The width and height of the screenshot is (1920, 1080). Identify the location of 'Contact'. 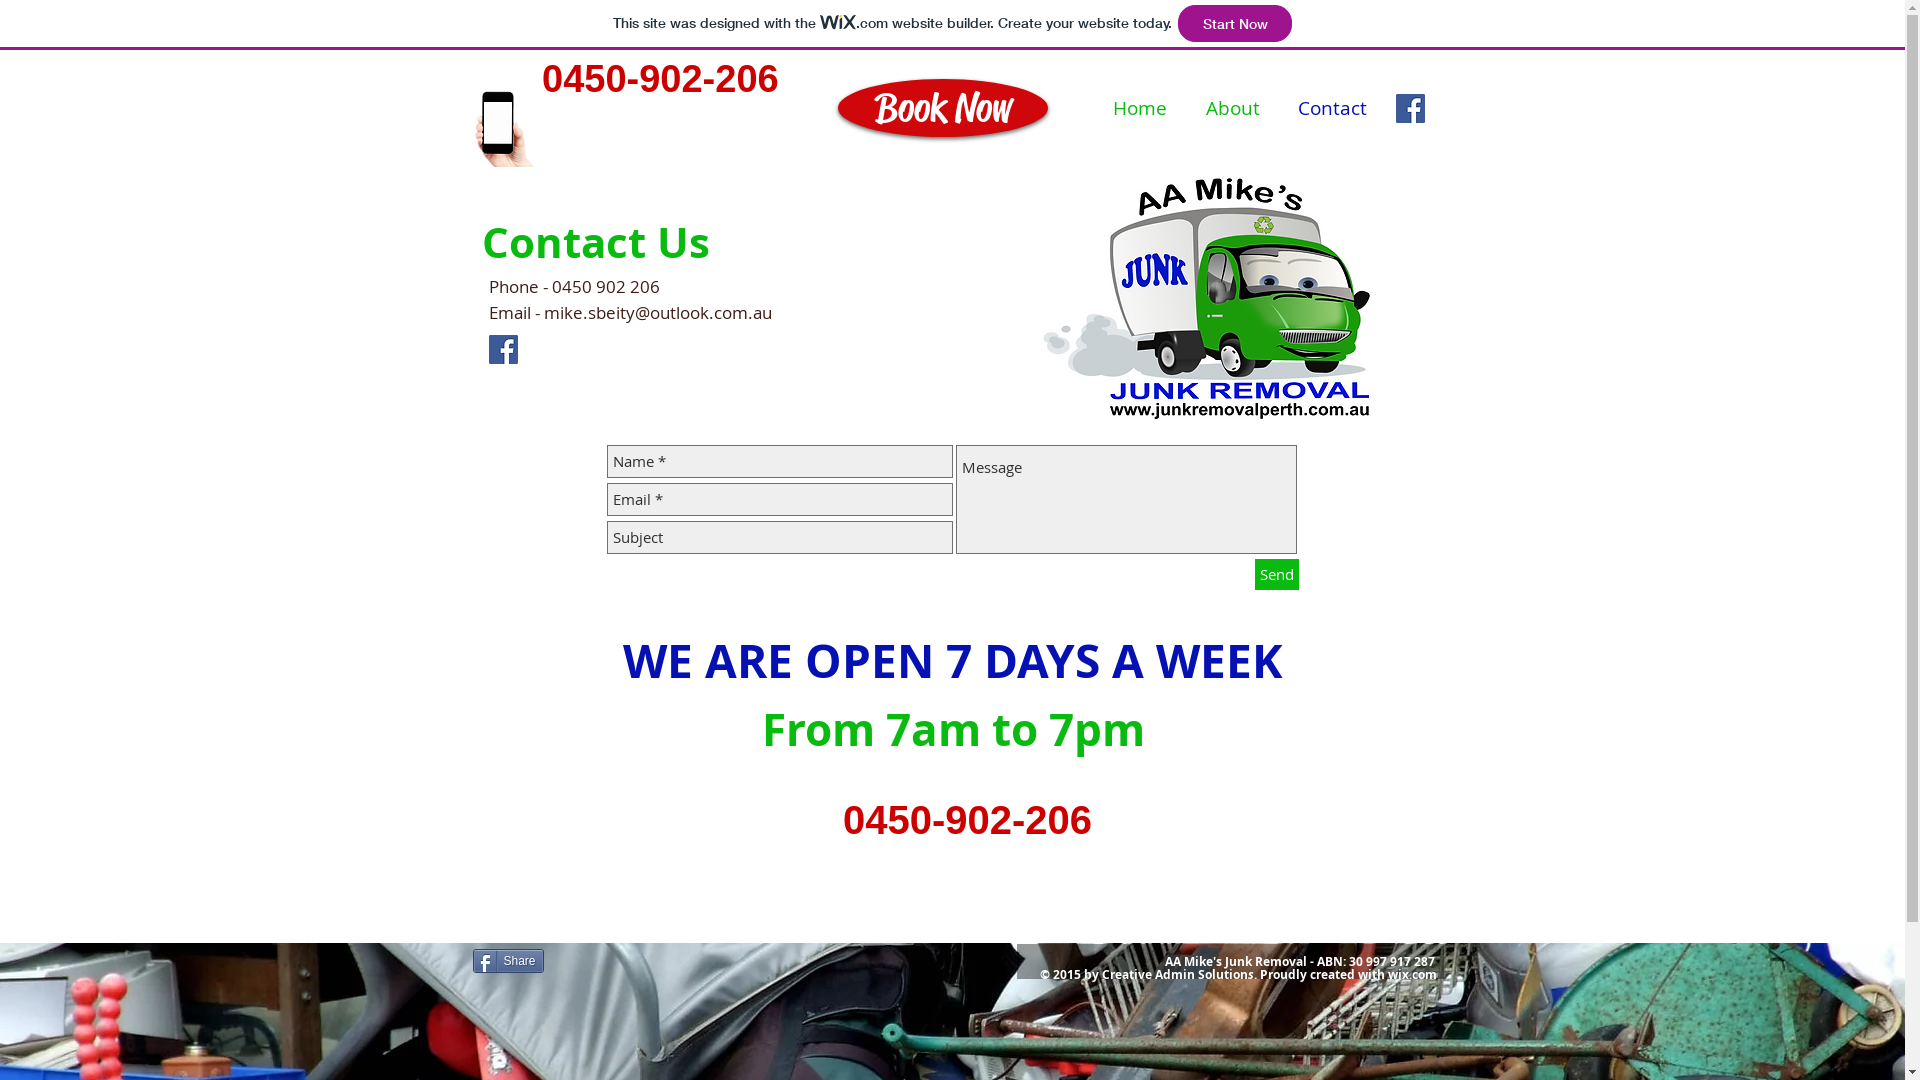
(1276, 108).